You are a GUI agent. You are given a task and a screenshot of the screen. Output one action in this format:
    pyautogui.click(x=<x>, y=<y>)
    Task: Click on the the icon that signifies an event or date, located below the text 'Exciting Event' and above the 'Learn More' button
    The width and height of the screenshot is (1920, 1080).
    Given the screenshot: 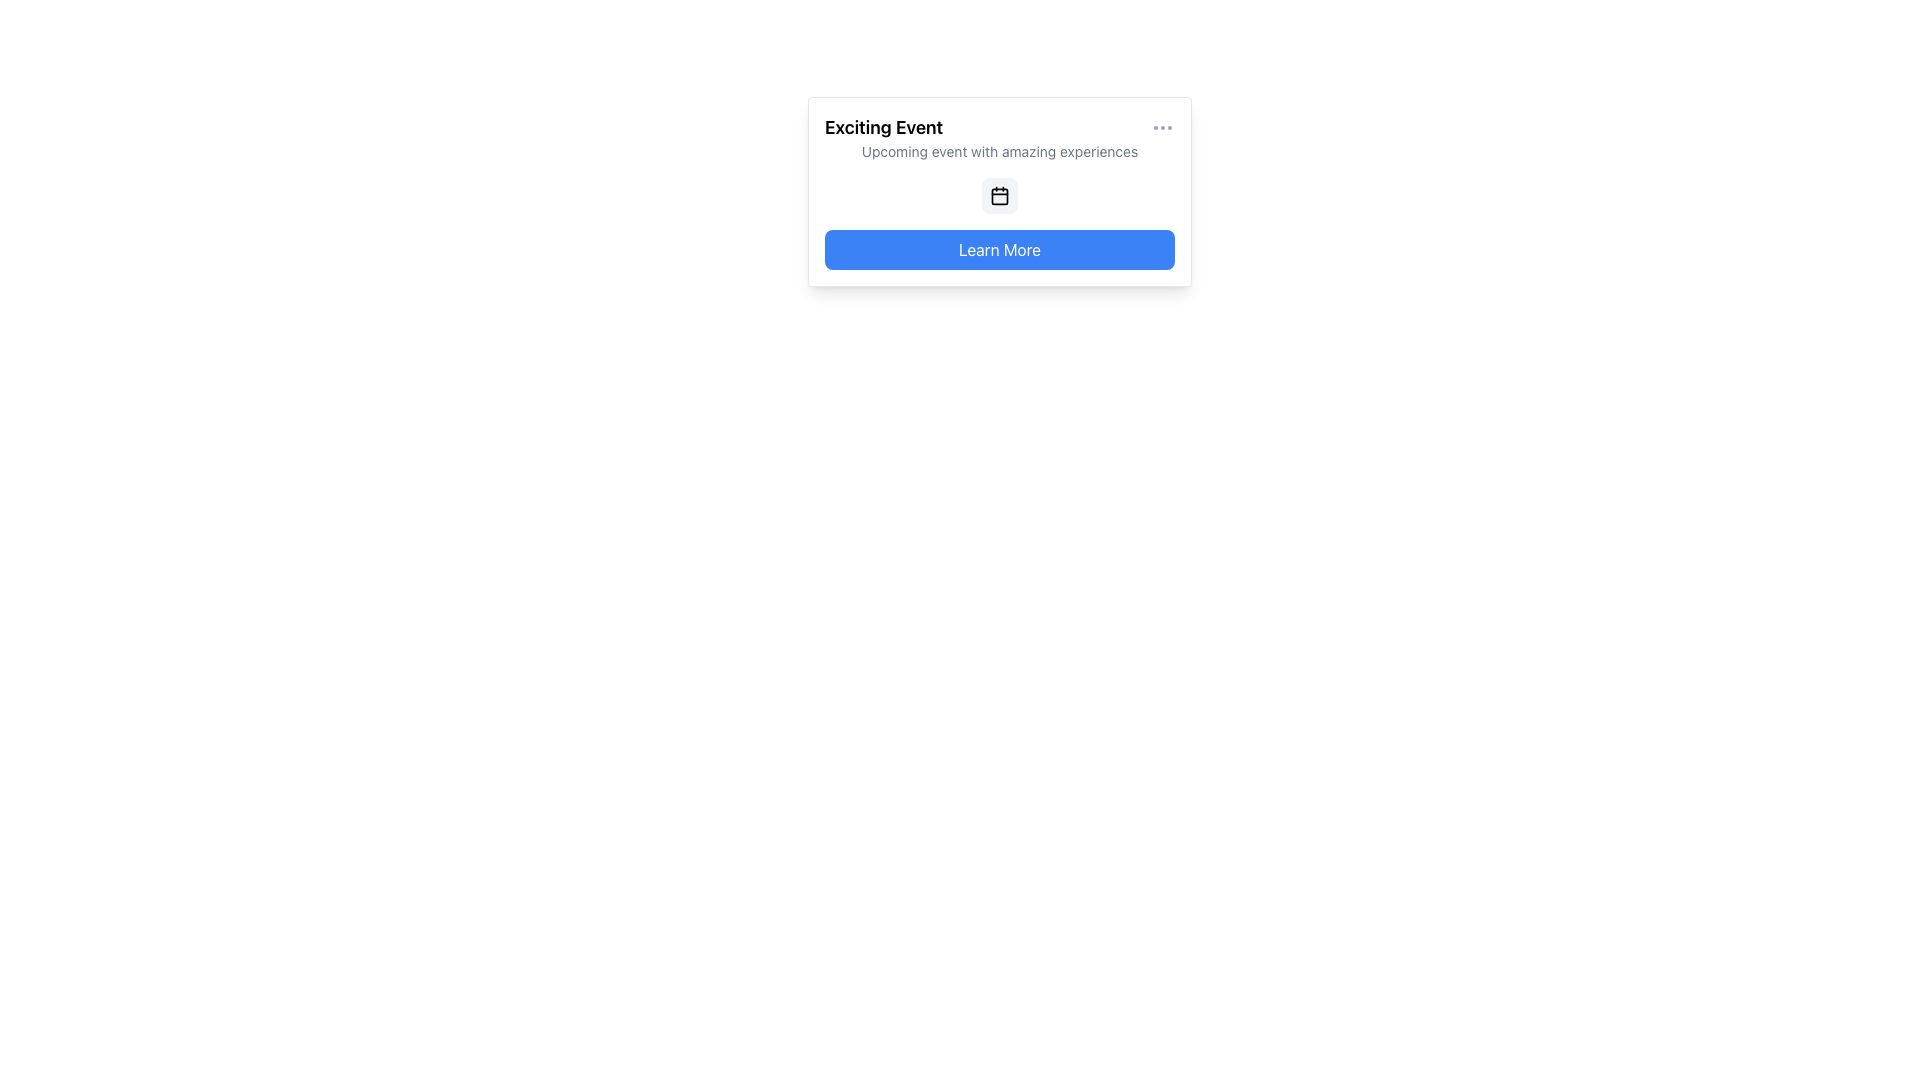 What is the action you would take?
    pyautogui.click(x=999, y=196)
    